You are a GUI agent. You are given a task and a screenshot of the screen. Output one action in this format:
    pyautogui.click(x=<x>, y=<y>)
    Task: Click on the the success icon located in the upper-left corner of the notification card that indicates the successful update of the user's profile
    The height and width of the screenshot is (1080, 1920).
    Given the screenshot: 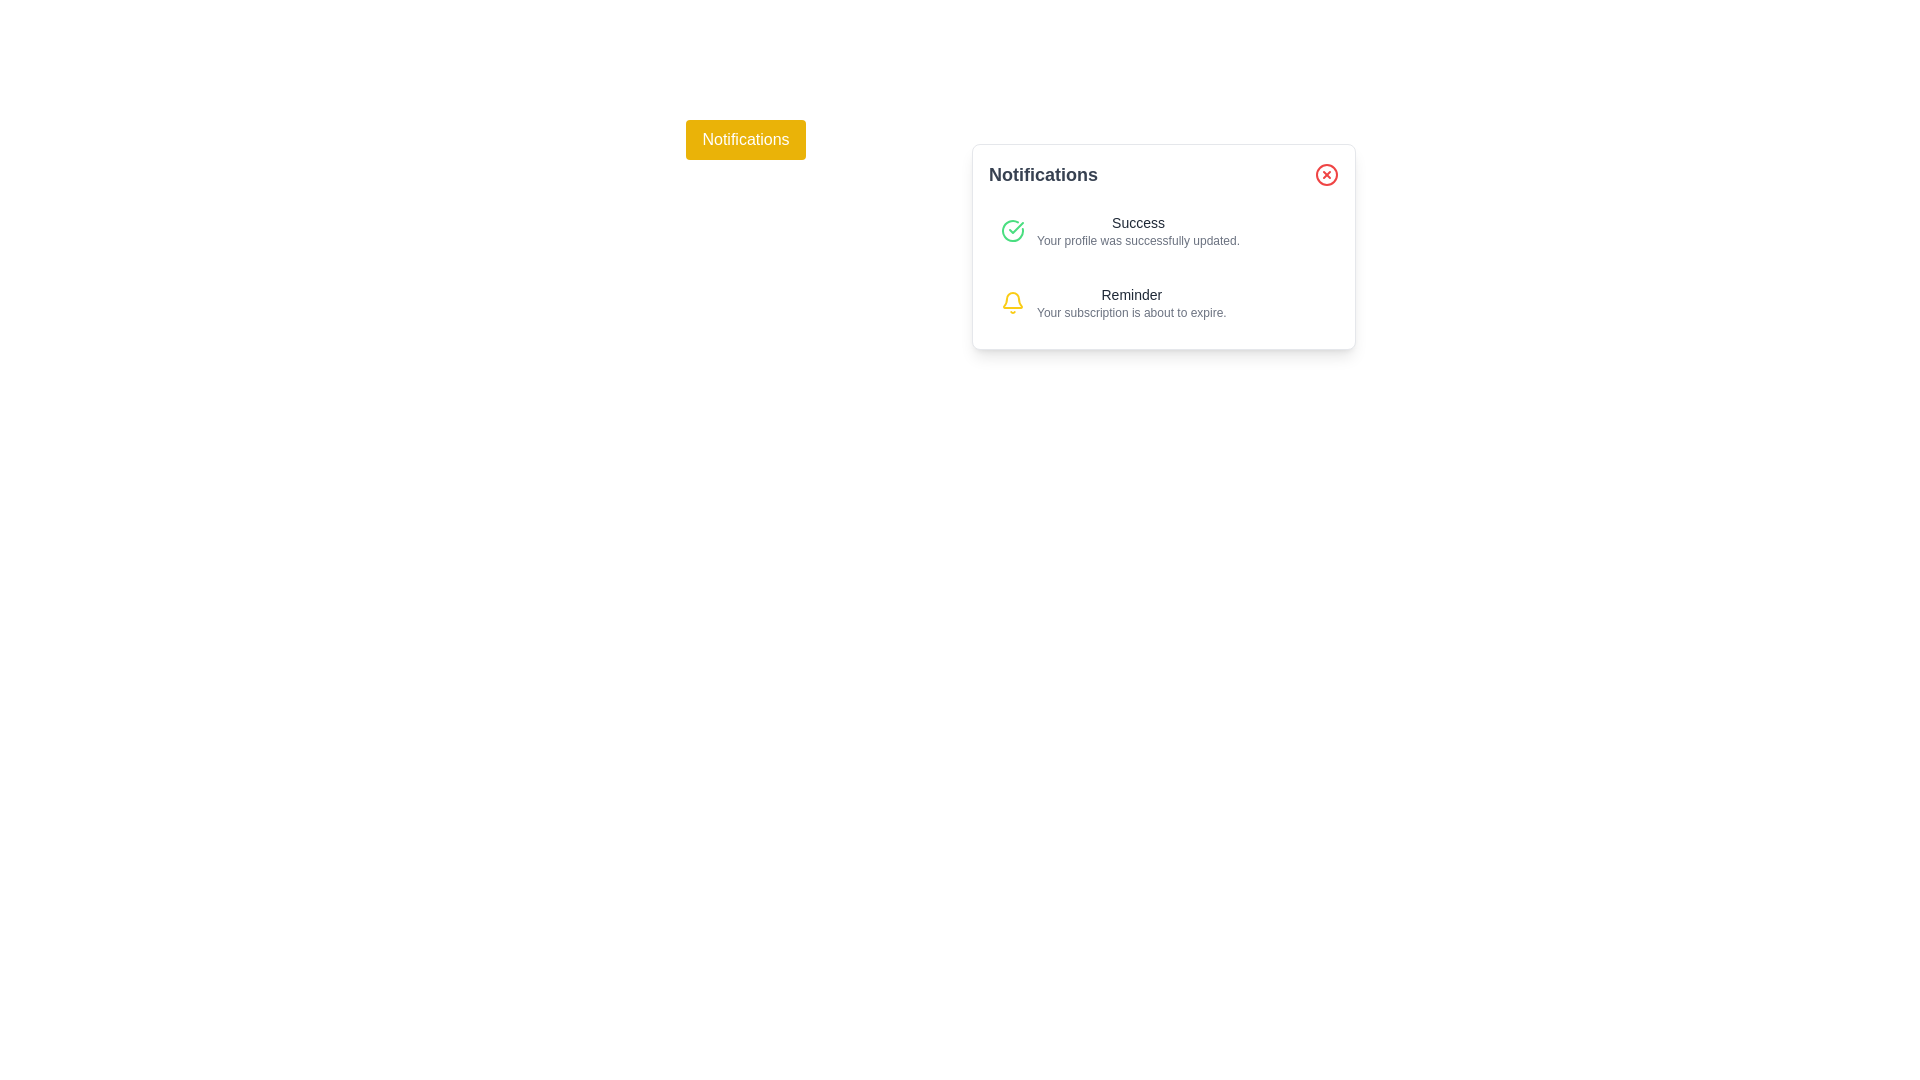 What is the action you would take?
    pyautogui.click(x=1012, y=230)
    